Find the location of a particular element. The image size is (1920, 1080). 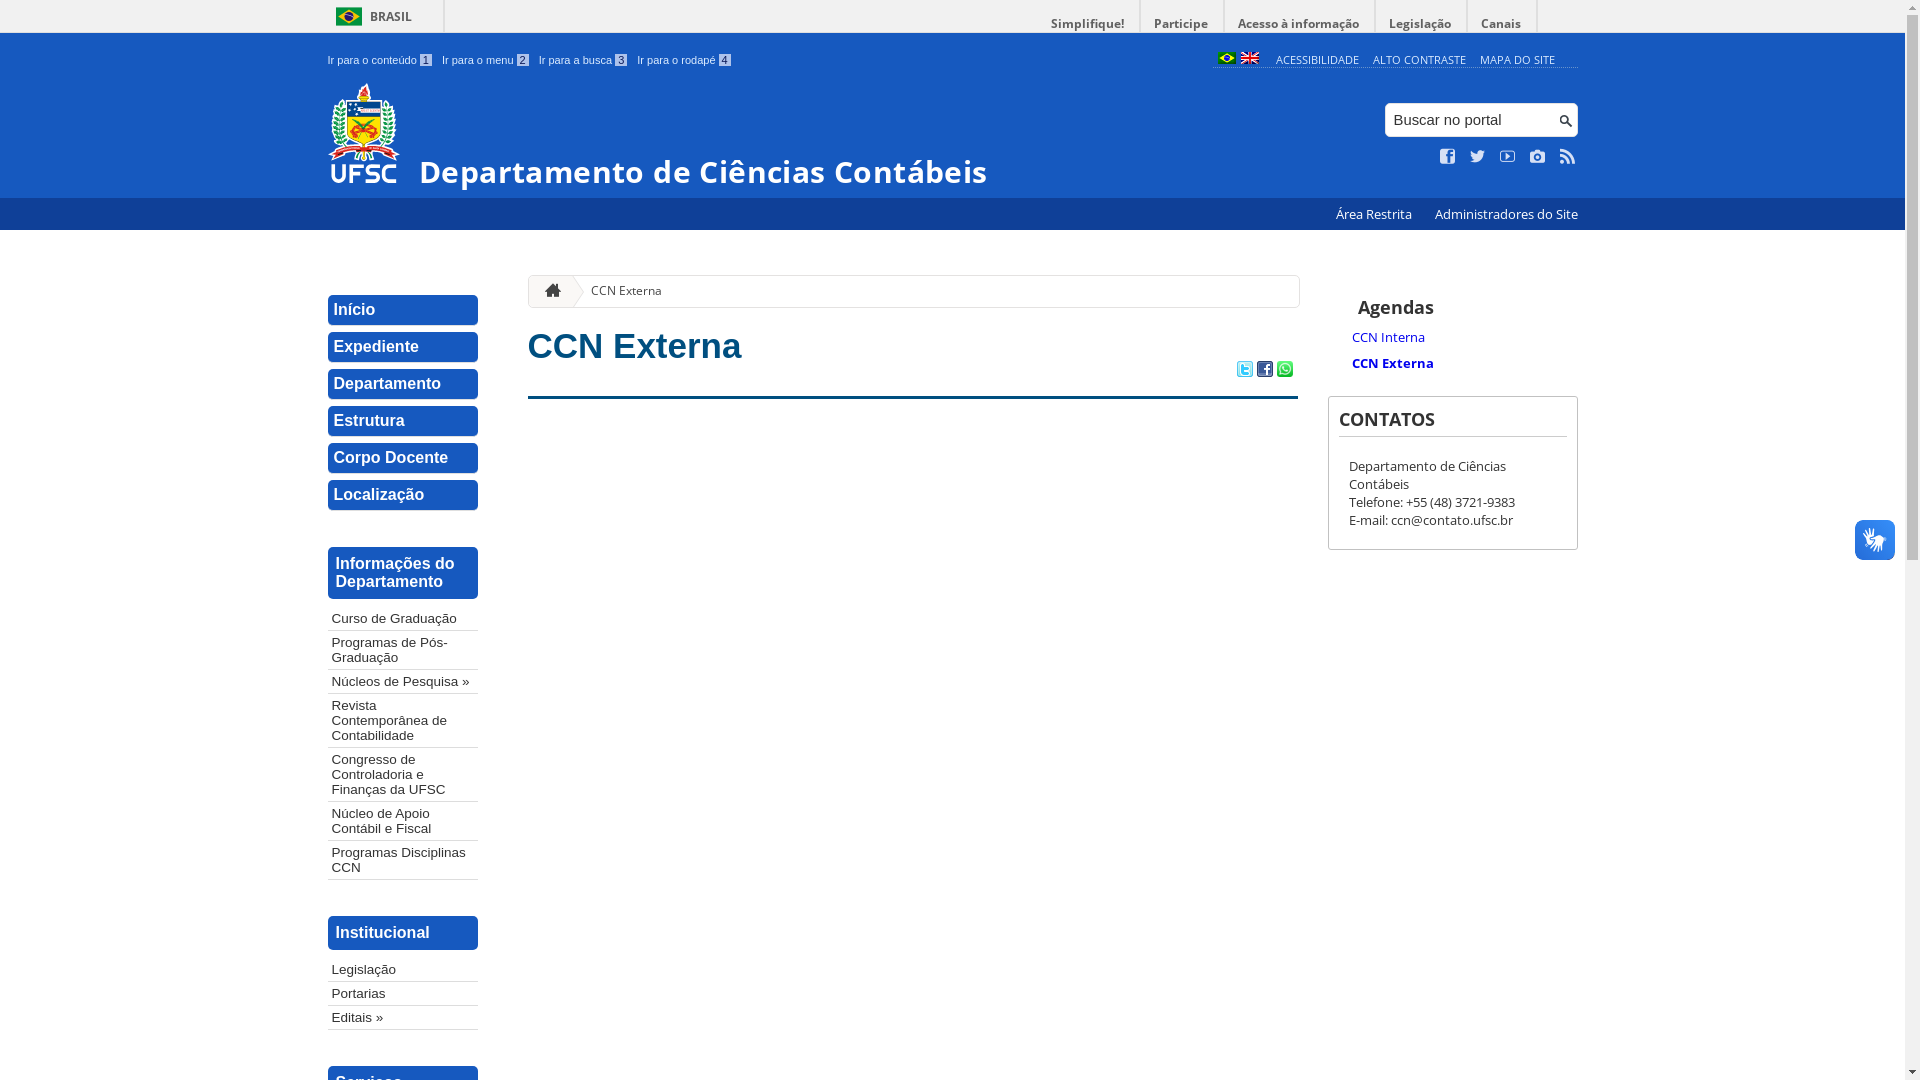

'Compartilhar no Facebook' is located at coordinates (1262, 370).